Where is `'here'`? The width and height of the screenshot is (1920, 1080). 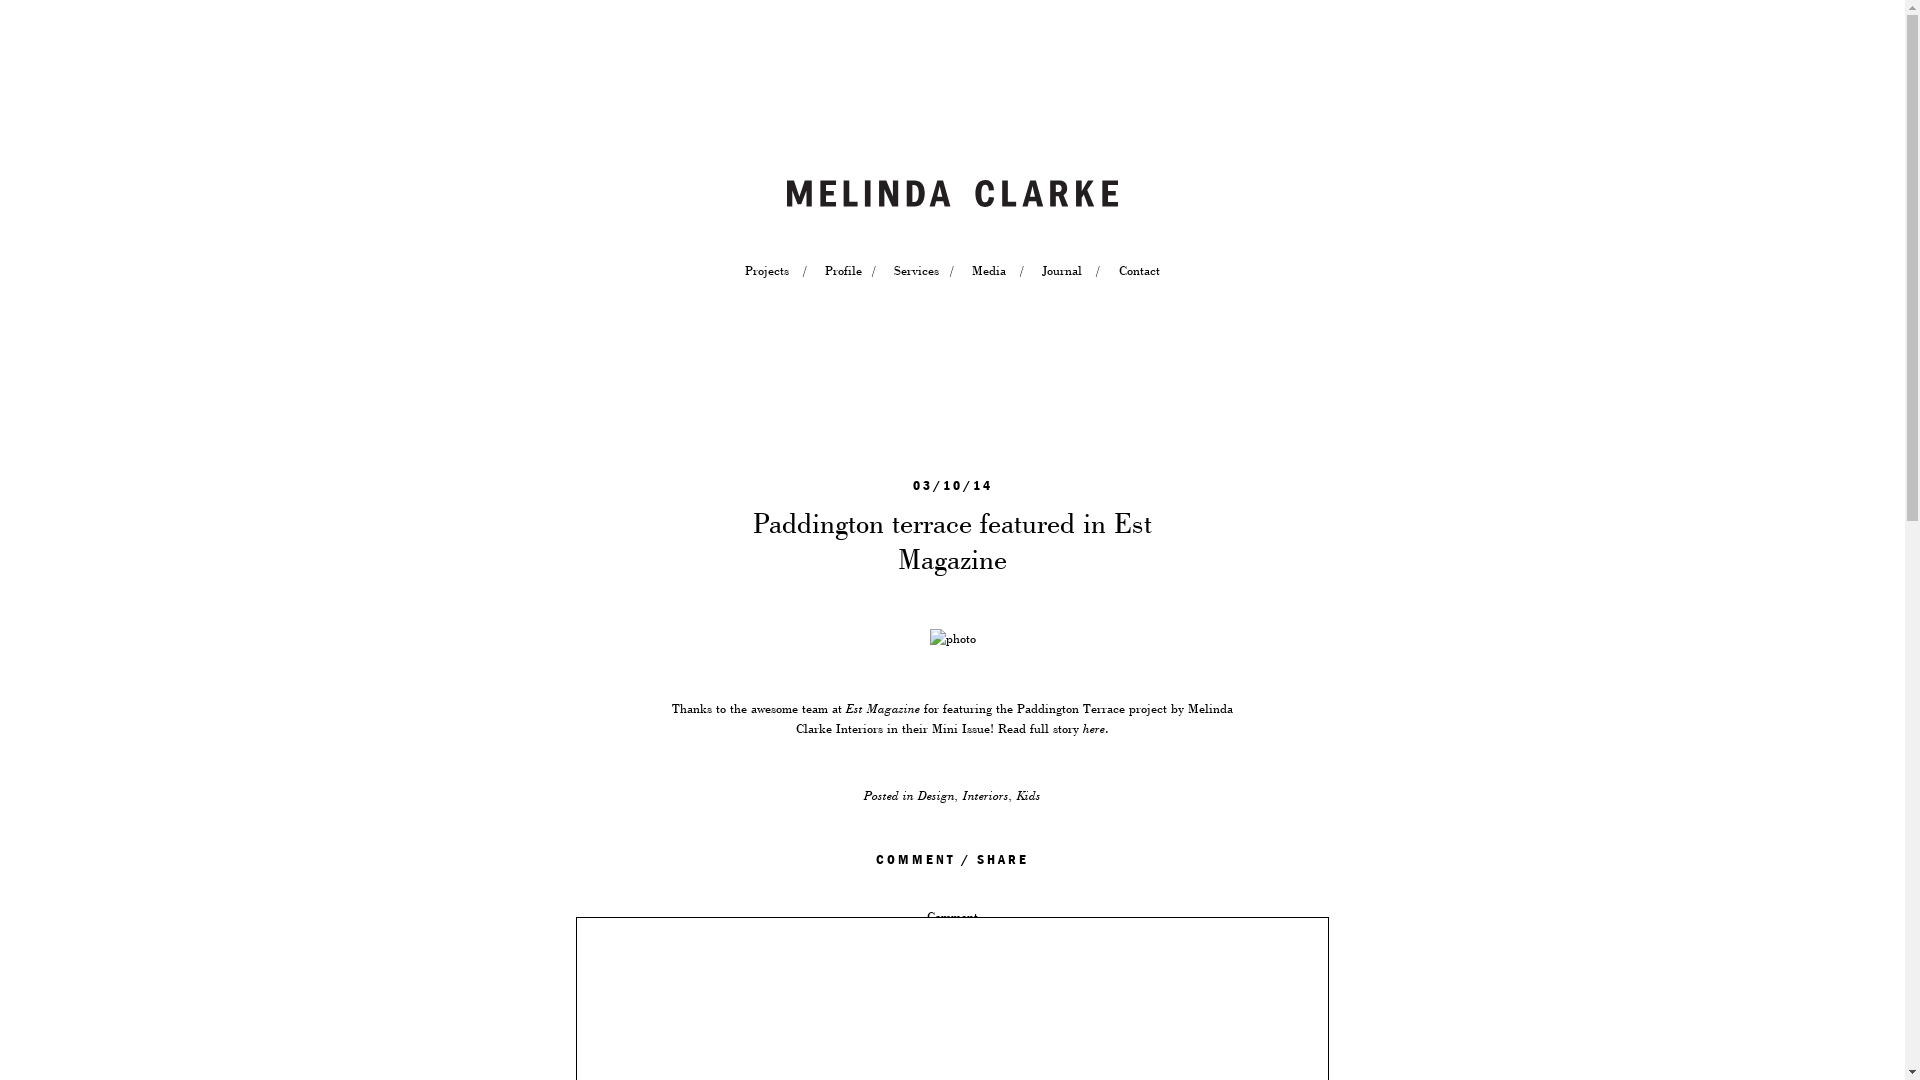 'here' is located at coordinates (1093, 729).